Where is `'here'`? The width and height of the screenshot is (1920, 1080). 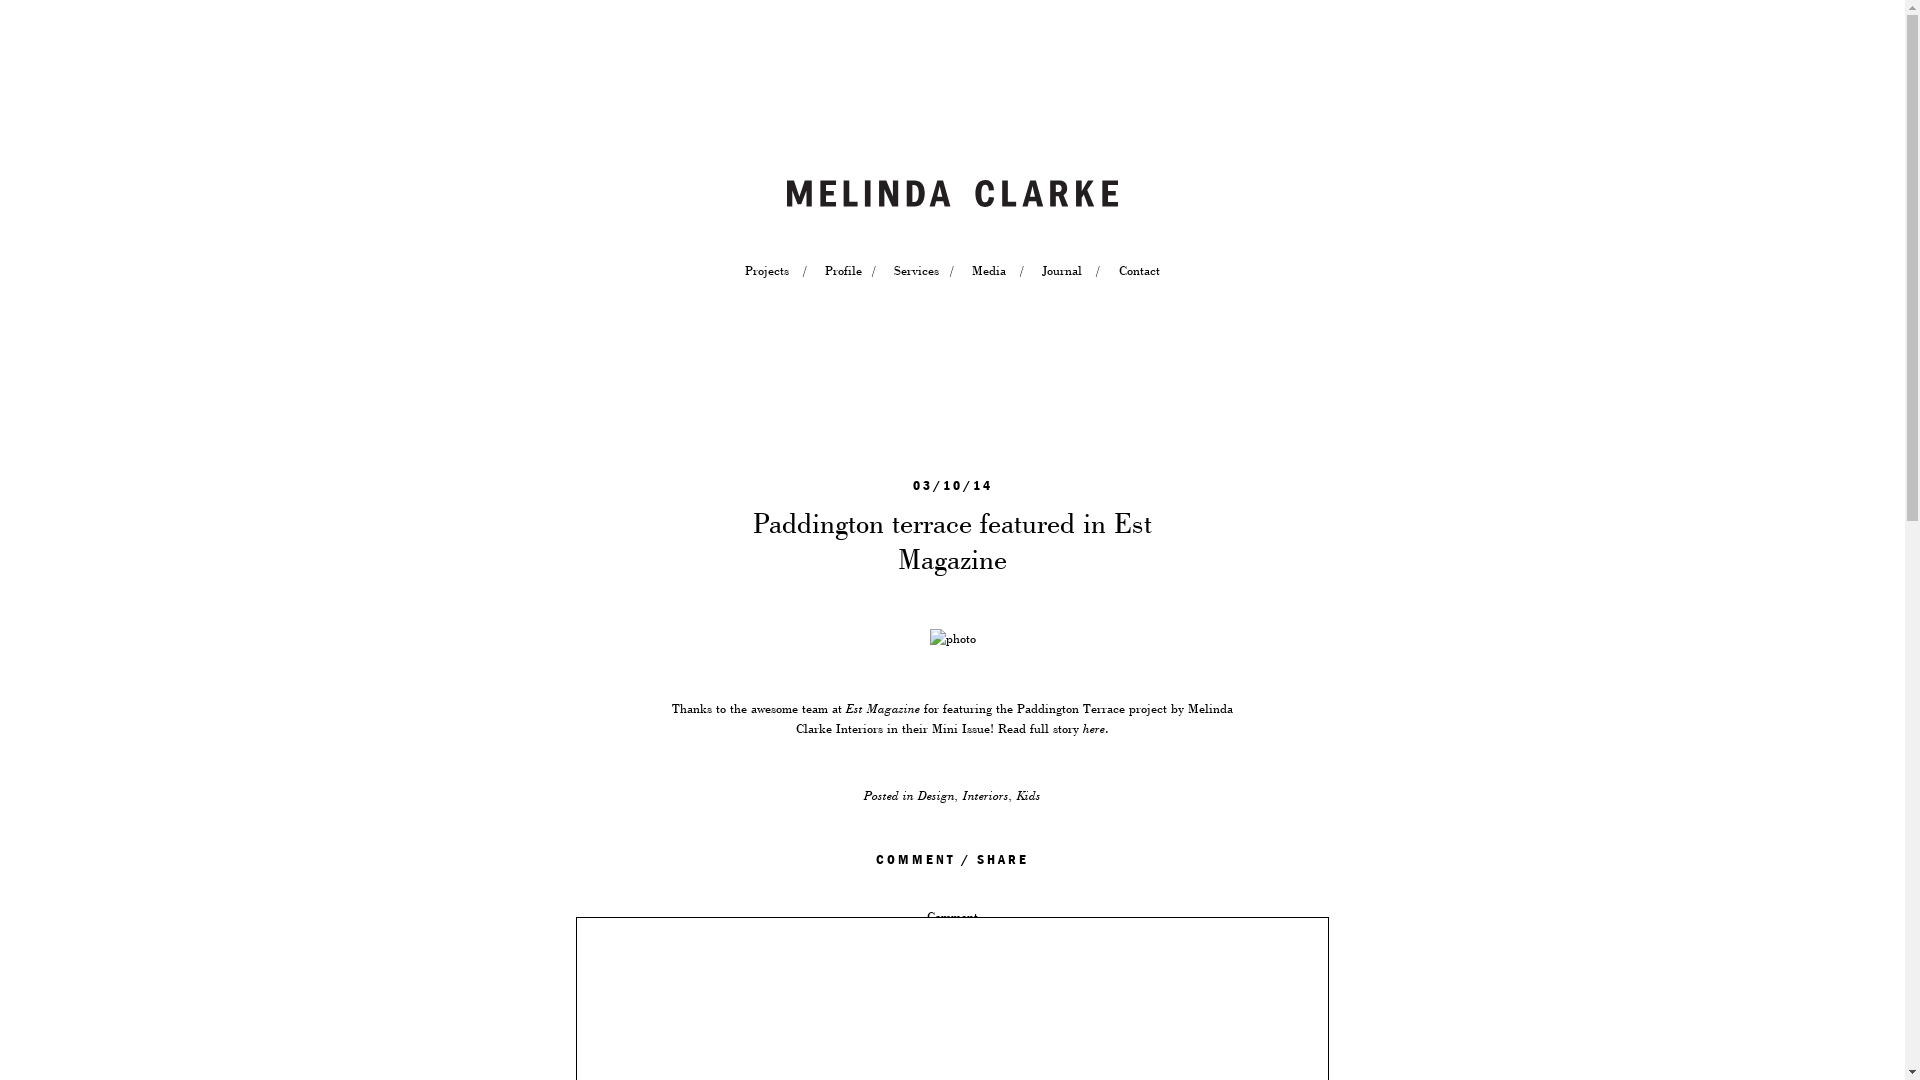 'here' is located at coordinates (1093, 729).